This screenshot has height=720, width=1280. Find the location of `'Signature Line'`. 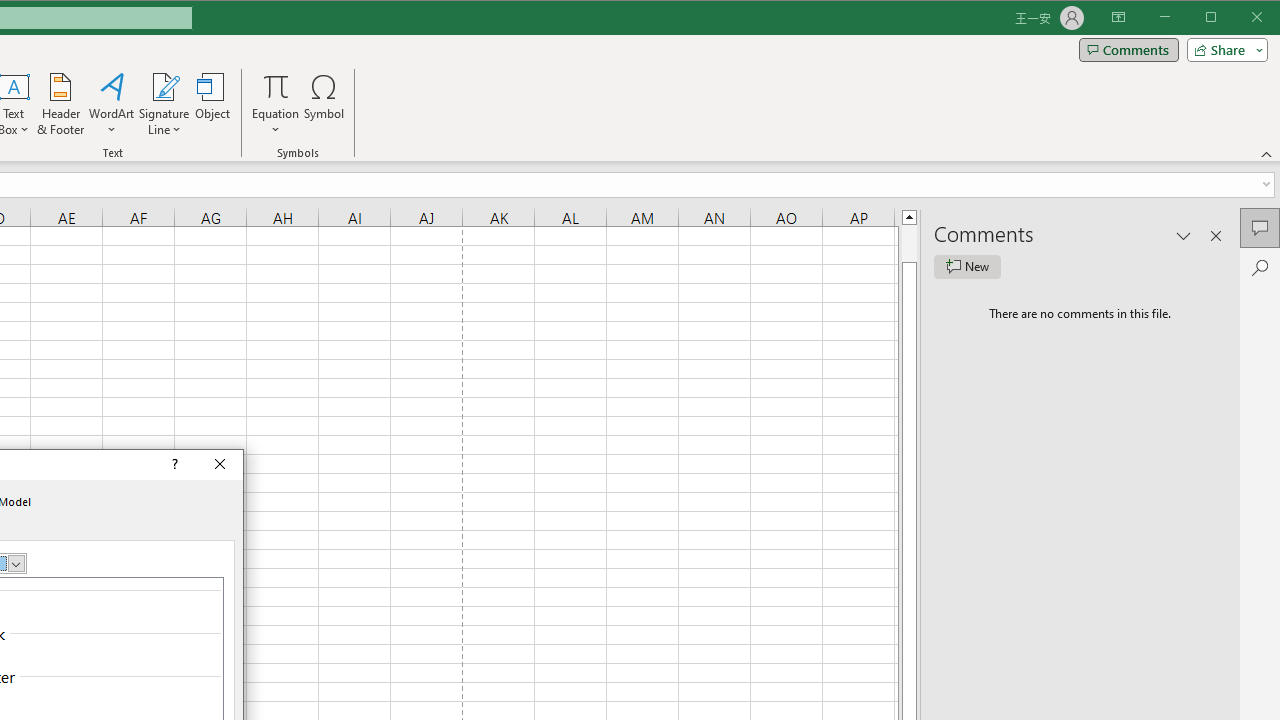

'Signature Line' is located at coordinates (164, 85).